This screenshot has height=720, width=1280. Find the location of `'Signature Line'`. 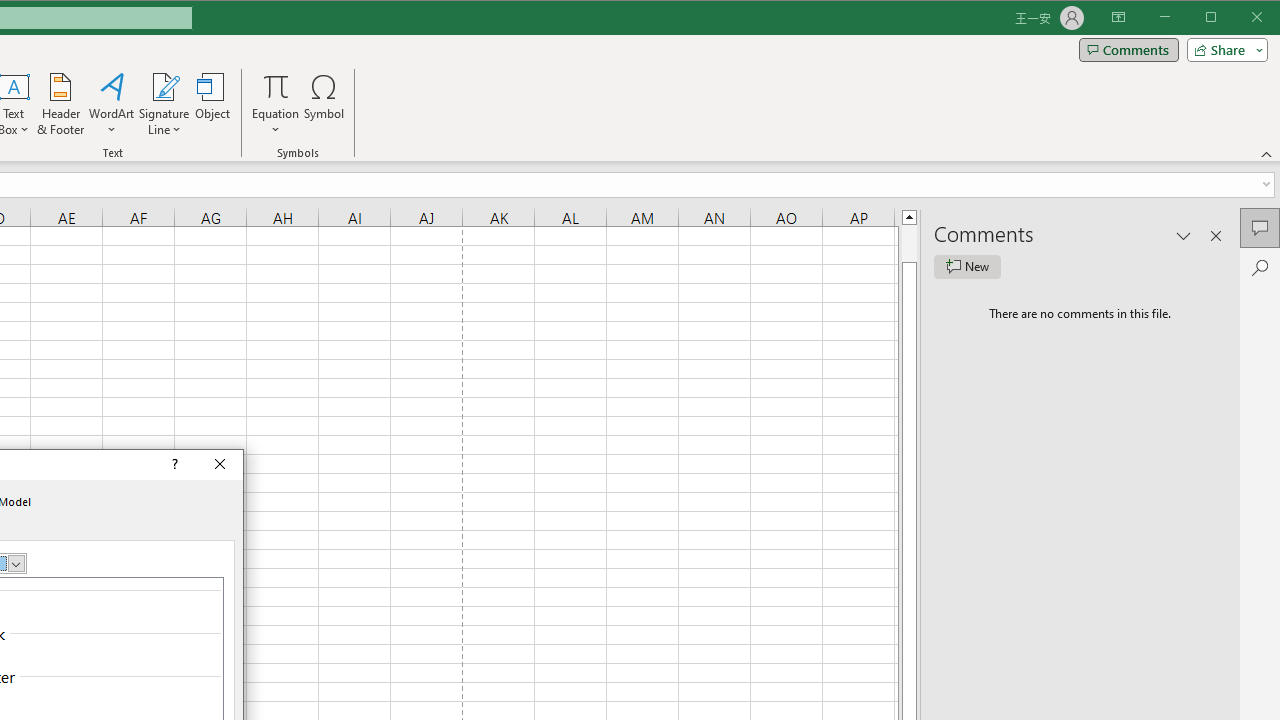

'Signature Line' is located at coordinates (164, 85).